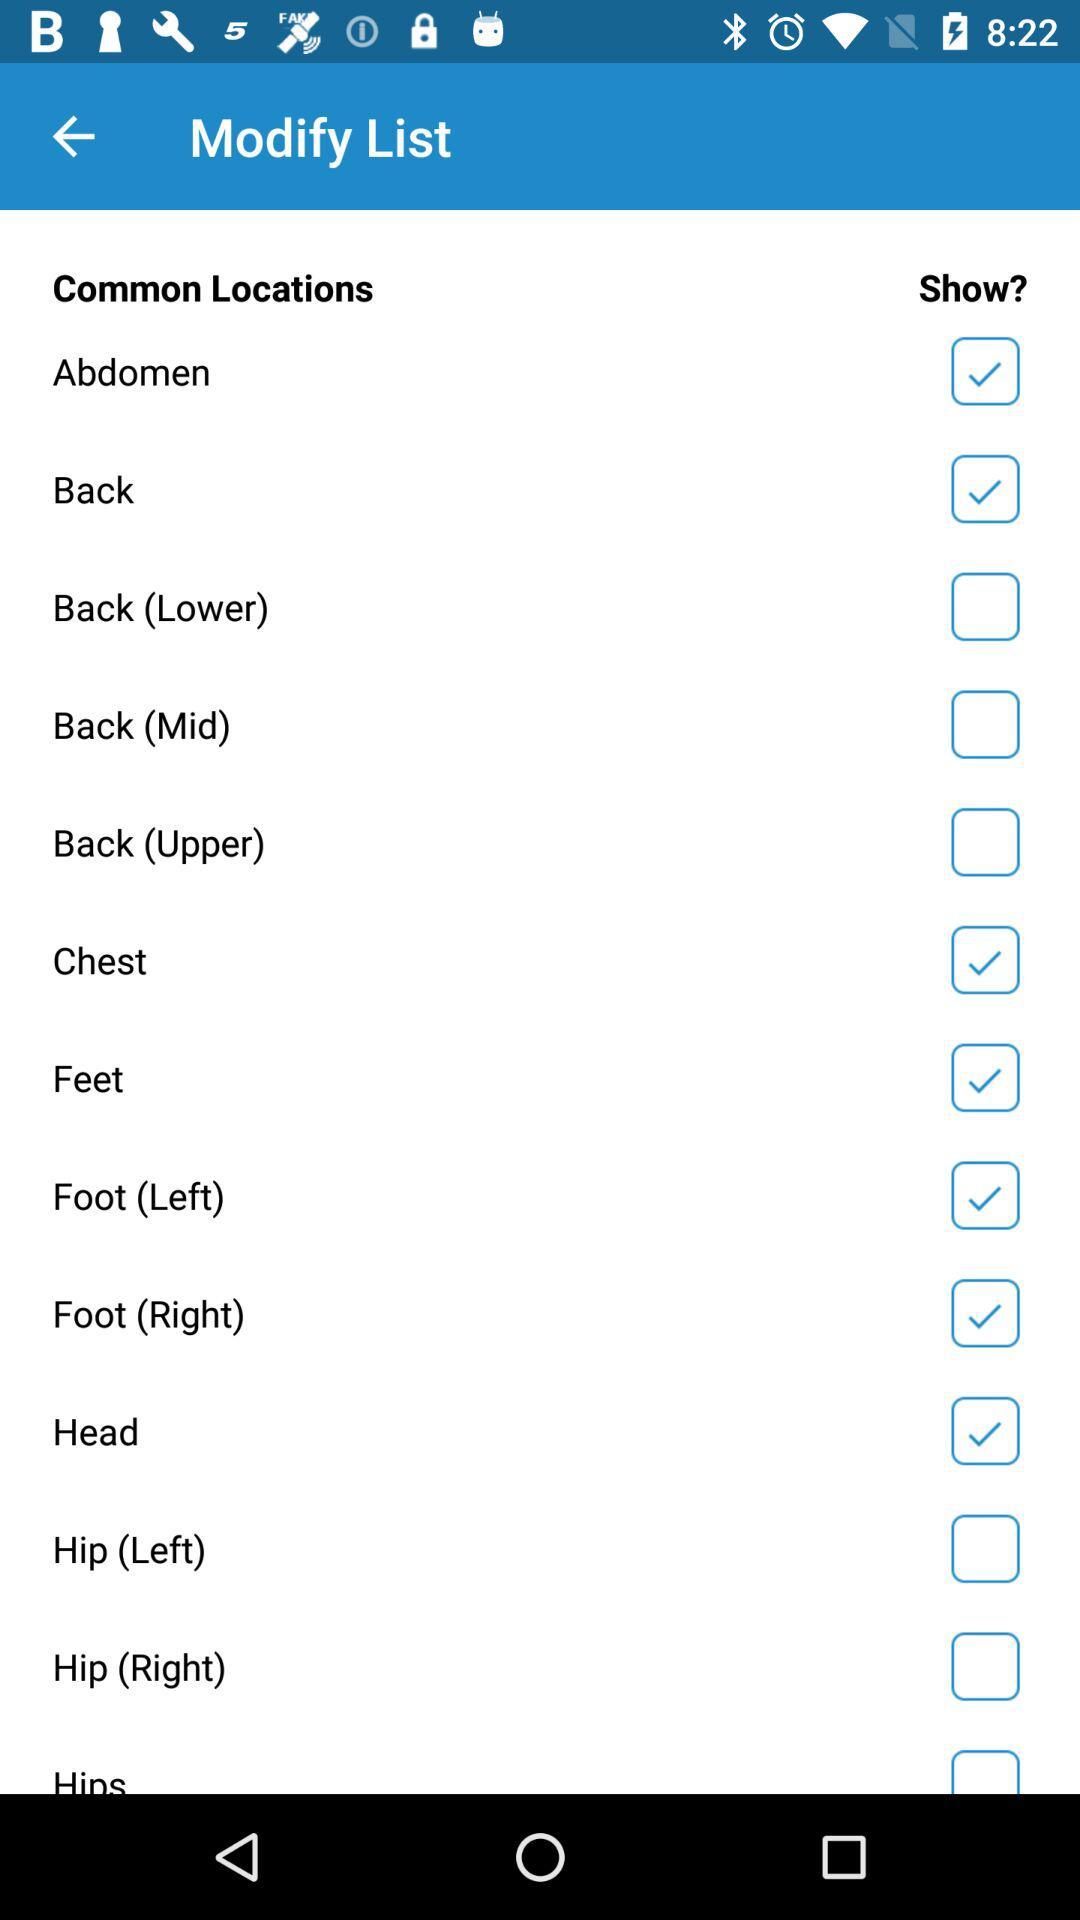 The width and height of the screenshot is (1080, 1920). I want to click on check selected location, so click(984, 842).